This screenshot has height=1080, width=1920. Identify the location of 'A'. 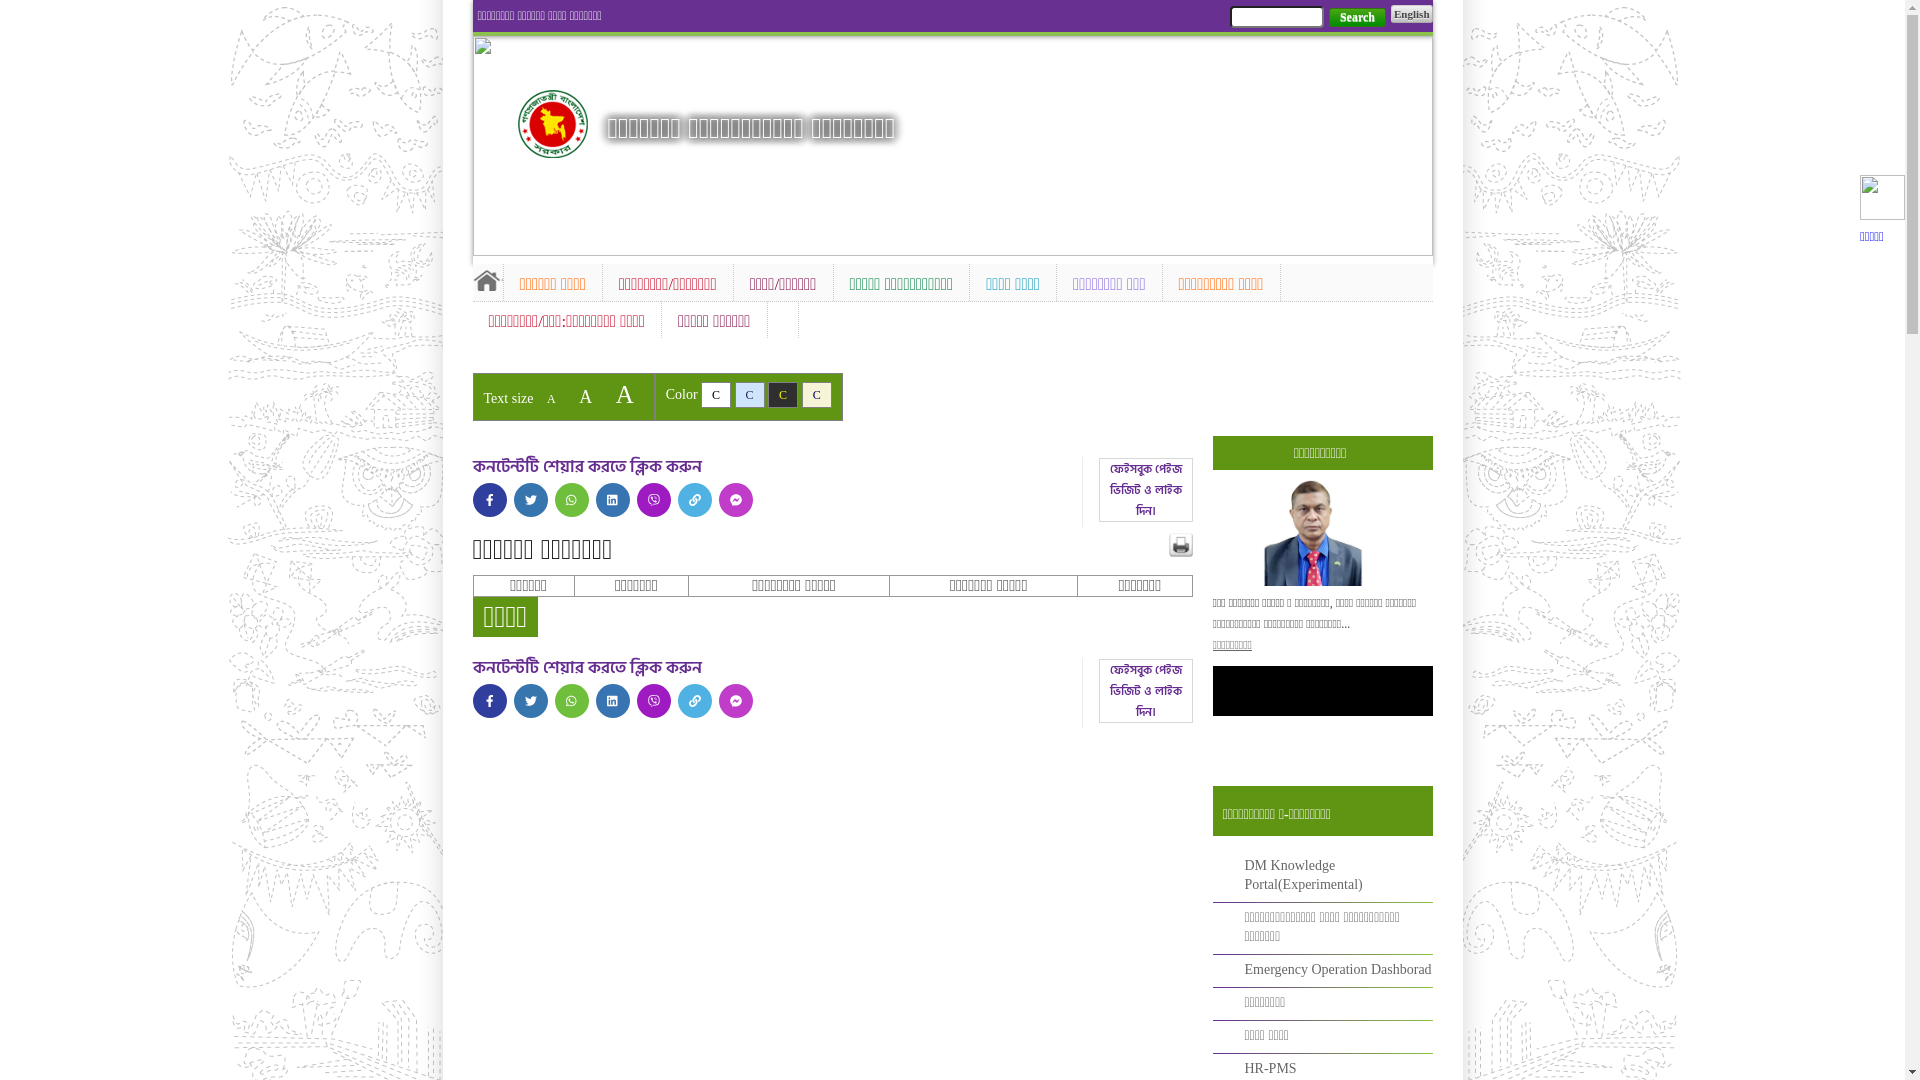
(551, 398).